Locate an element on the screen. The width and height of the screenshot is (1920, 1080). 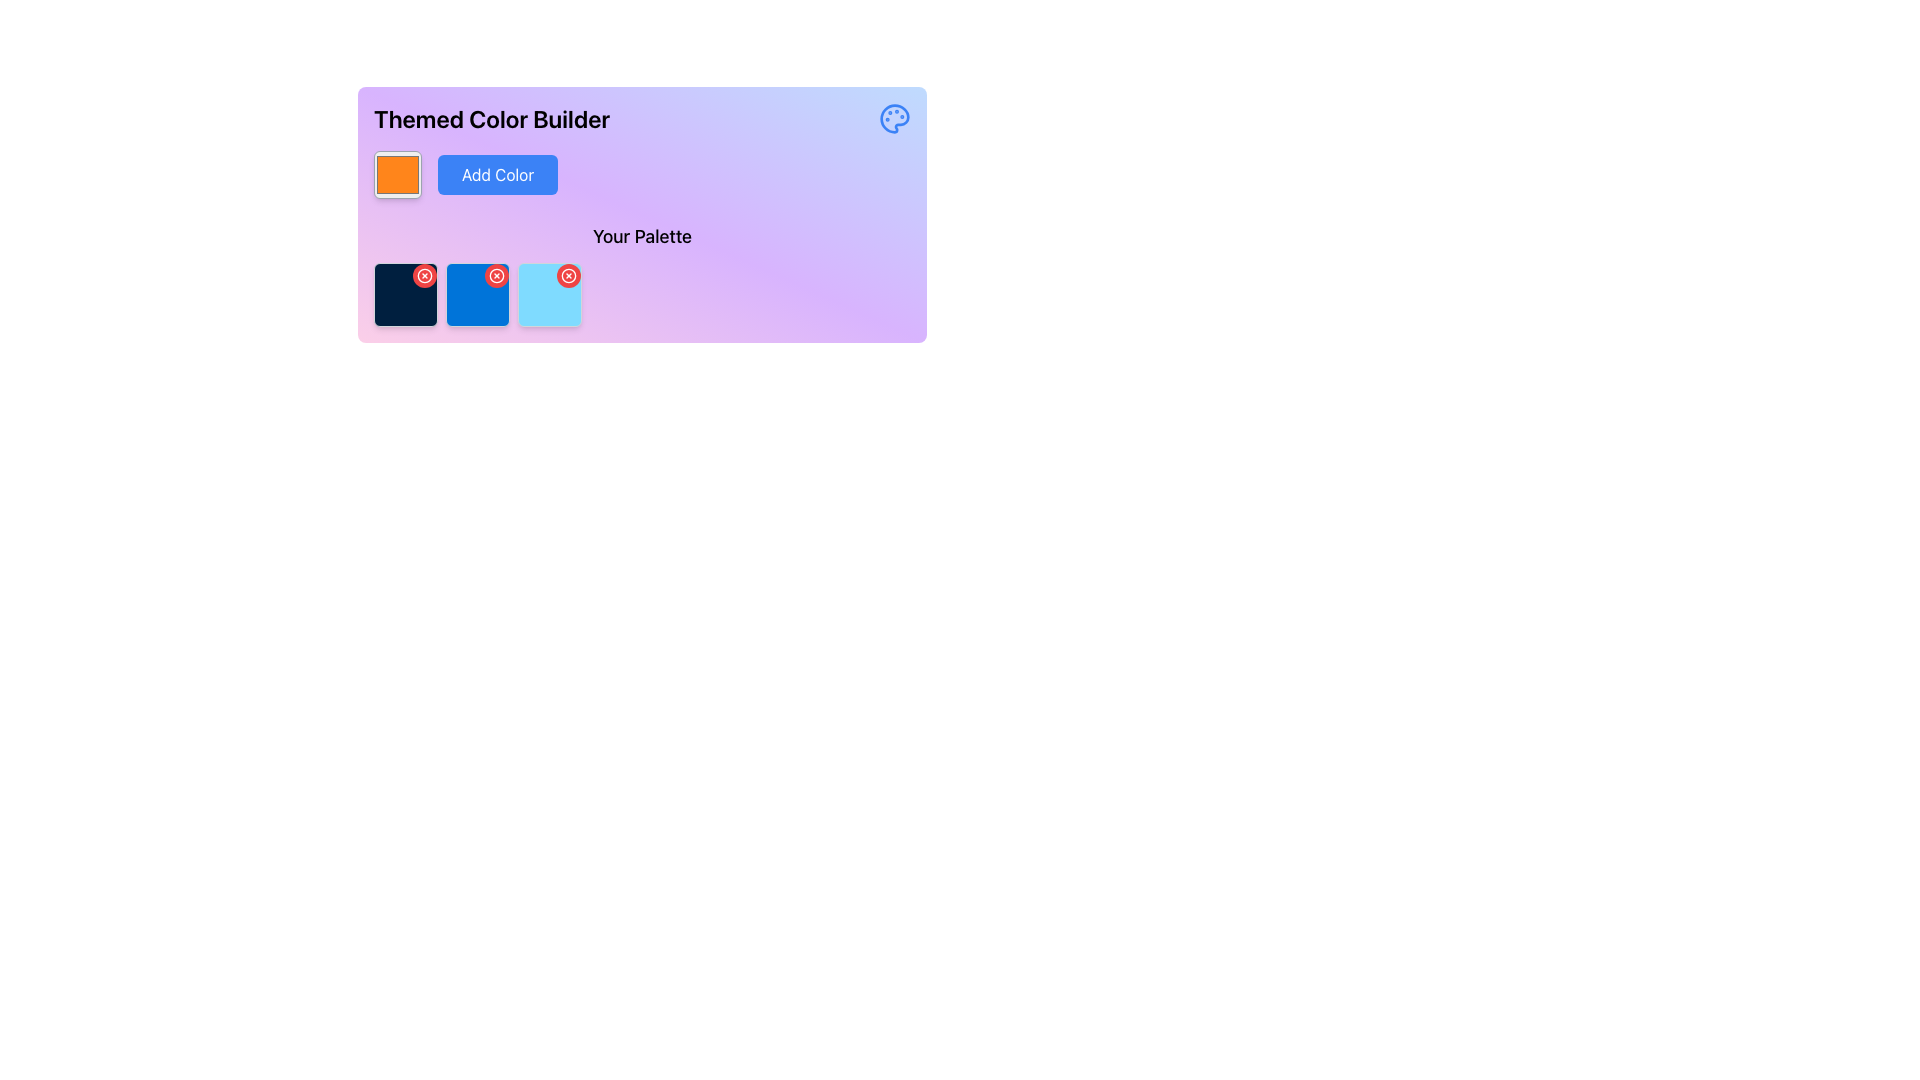
the delete button located at the top-right corner of the blue color block in the 'Your Palette' section is located at coordinates (497, 276).